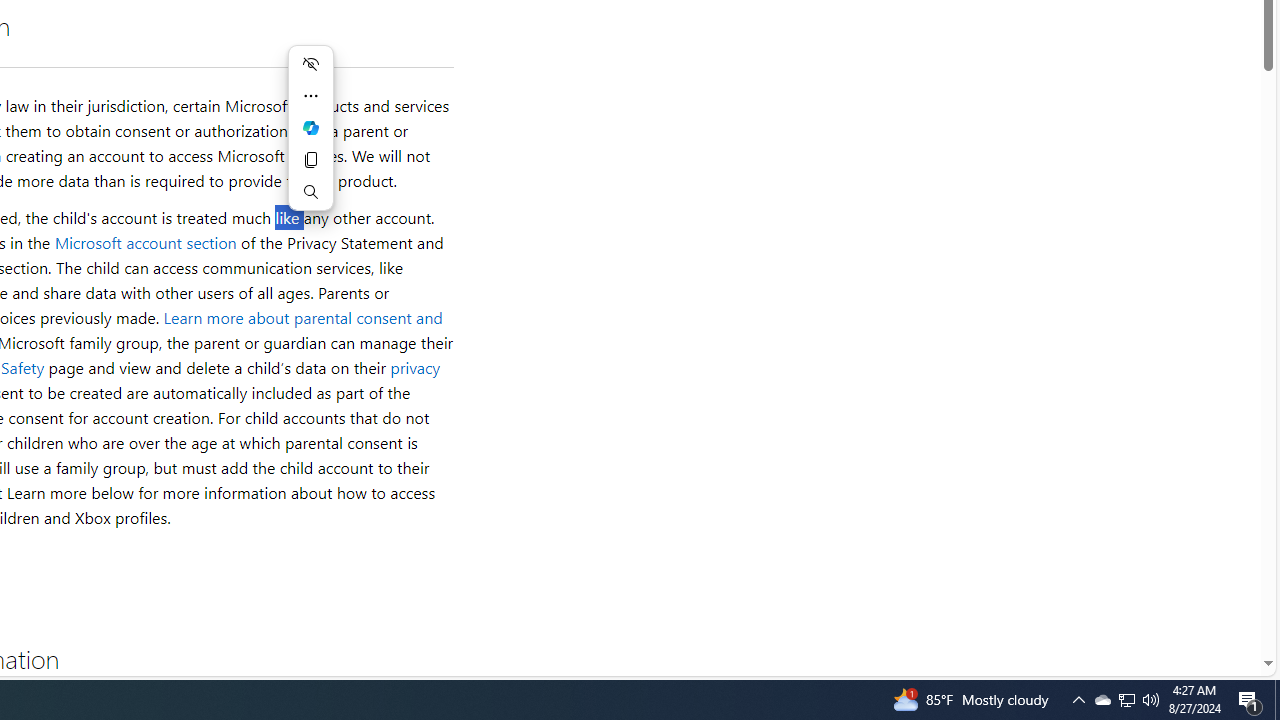 Image resolution: width=1280 pixels, height=720 pixels. What do you see at coordinates (310, 128) in the screenshot?
I see `'Ask Copilot'` at bounding box center [310, 128].